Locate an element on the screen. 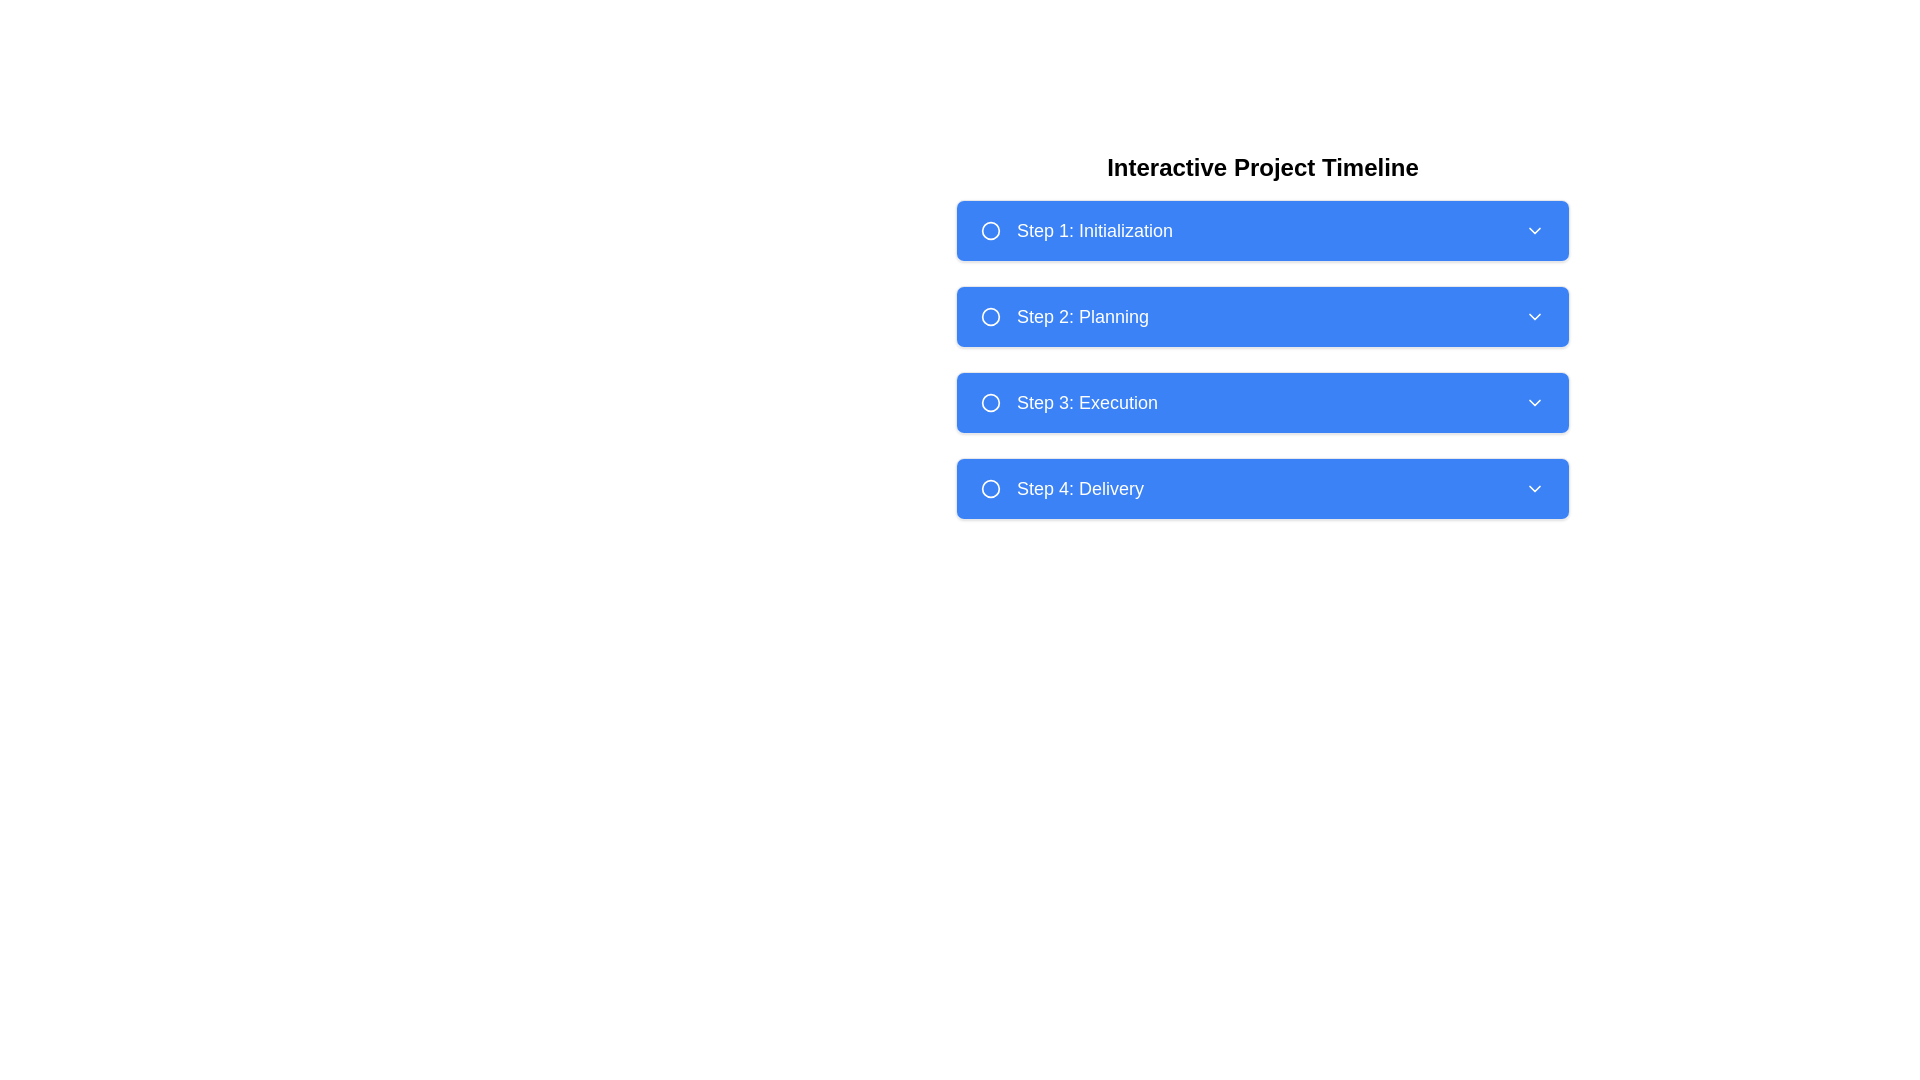 This screenshot has height=1080, width=1920. the Circle SVG graphical element that represents the 'Step 1' status indicator in the interactive progress timeline is located at coordinates (990, 230).